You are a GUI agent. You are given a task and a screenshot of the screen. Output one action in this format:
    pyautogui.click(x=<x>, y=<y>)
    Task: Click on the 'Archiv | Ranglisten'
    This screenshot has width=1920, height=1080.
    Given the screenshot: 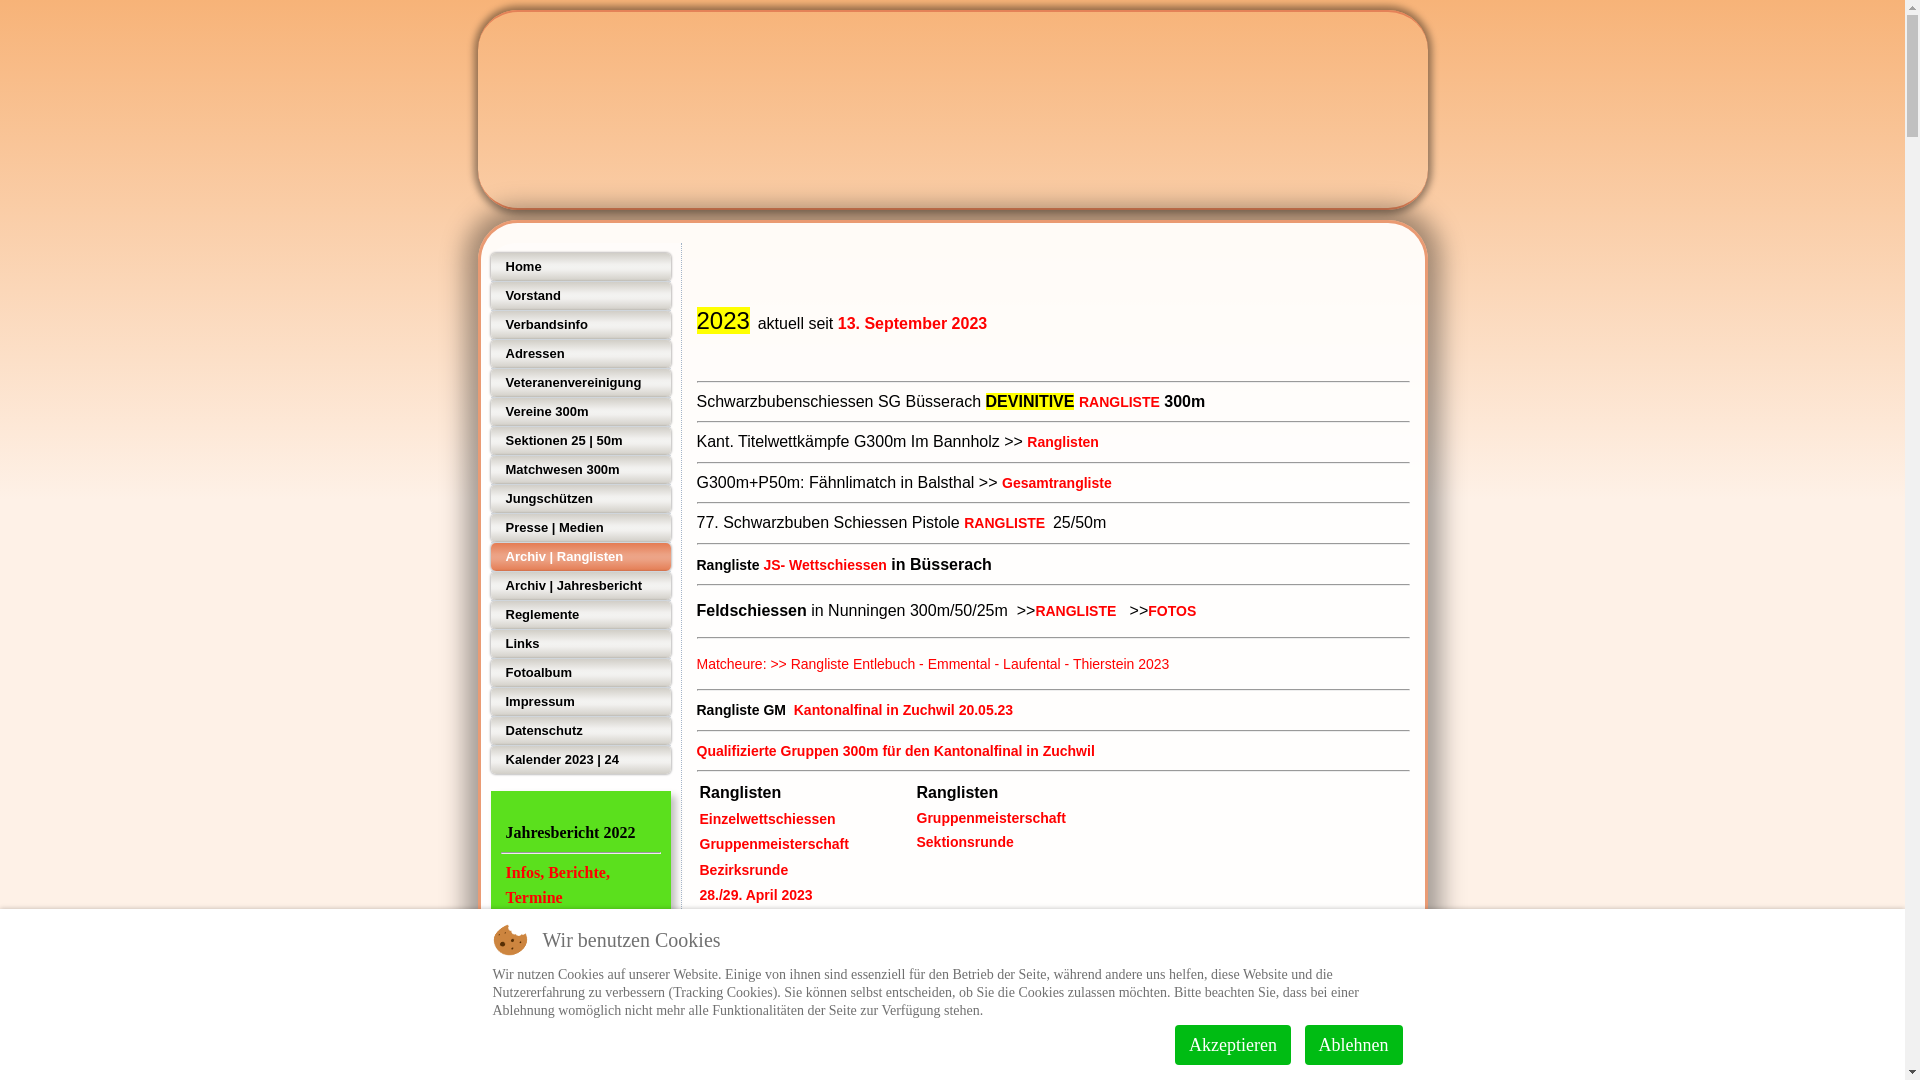 What is the action you would take?
    pyautogui.click(x=579, y=556)
    